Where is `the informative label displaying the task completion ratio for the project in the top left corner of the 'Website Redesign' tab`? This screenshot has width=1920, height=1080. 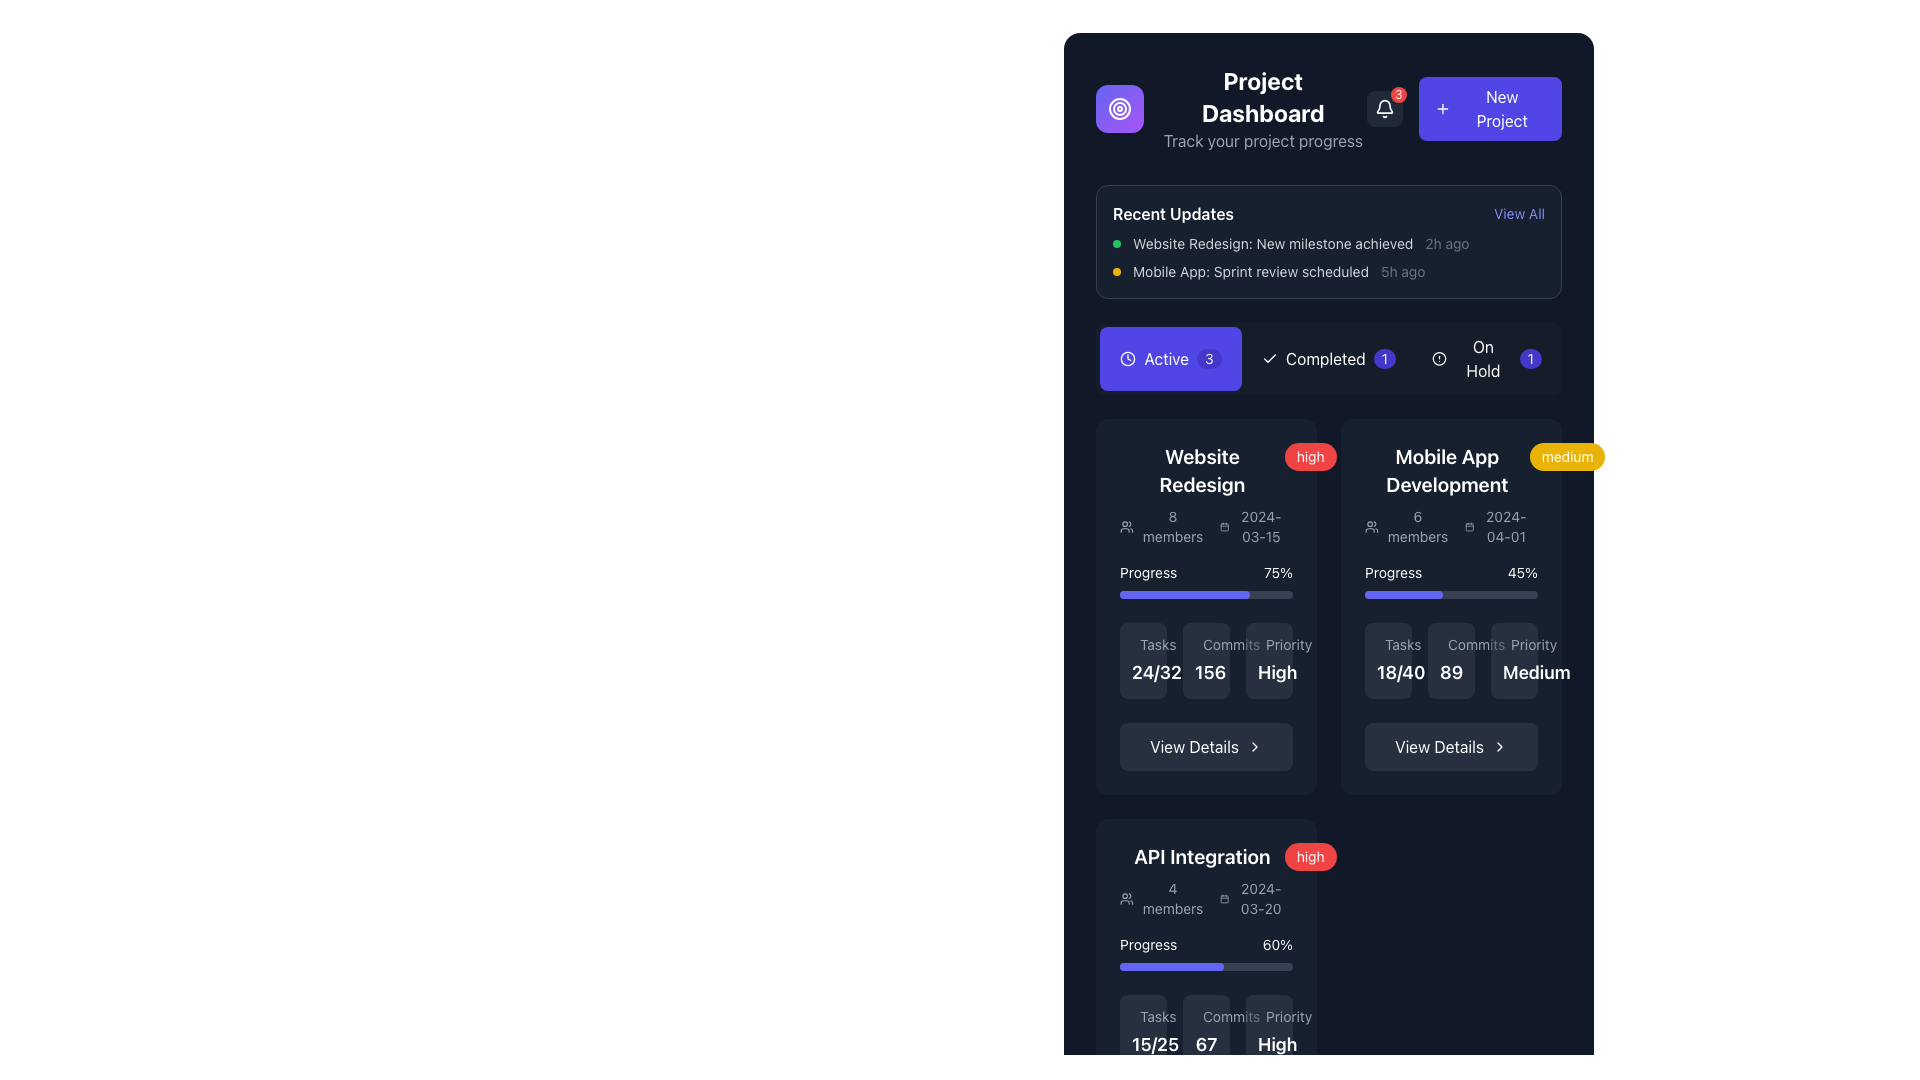
the informative label displaying the task completion ratio for the project in the top left corner of the 'Website Redesign' tab is located at coordinates (1143, 660).